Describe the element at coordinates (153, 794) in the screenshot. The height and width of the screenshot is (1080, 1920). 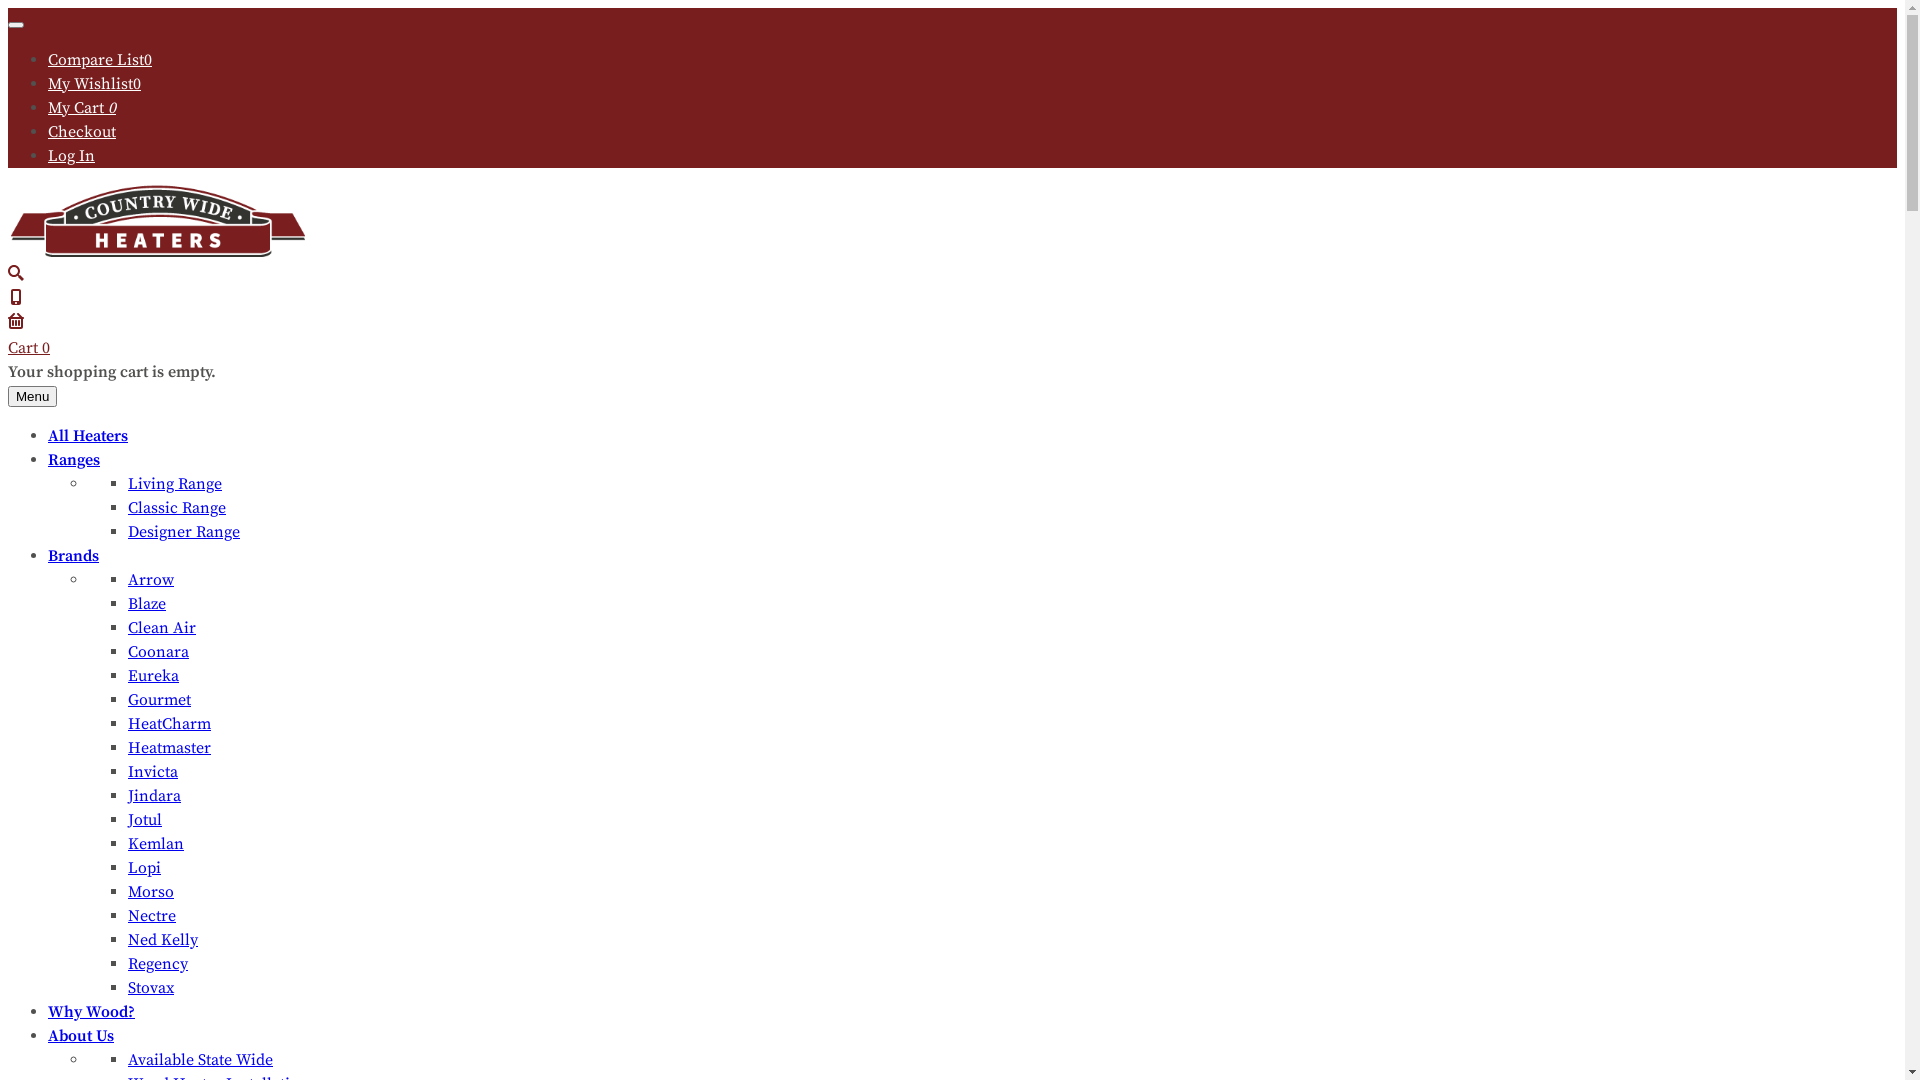
I see `'Jindara'` at that location.